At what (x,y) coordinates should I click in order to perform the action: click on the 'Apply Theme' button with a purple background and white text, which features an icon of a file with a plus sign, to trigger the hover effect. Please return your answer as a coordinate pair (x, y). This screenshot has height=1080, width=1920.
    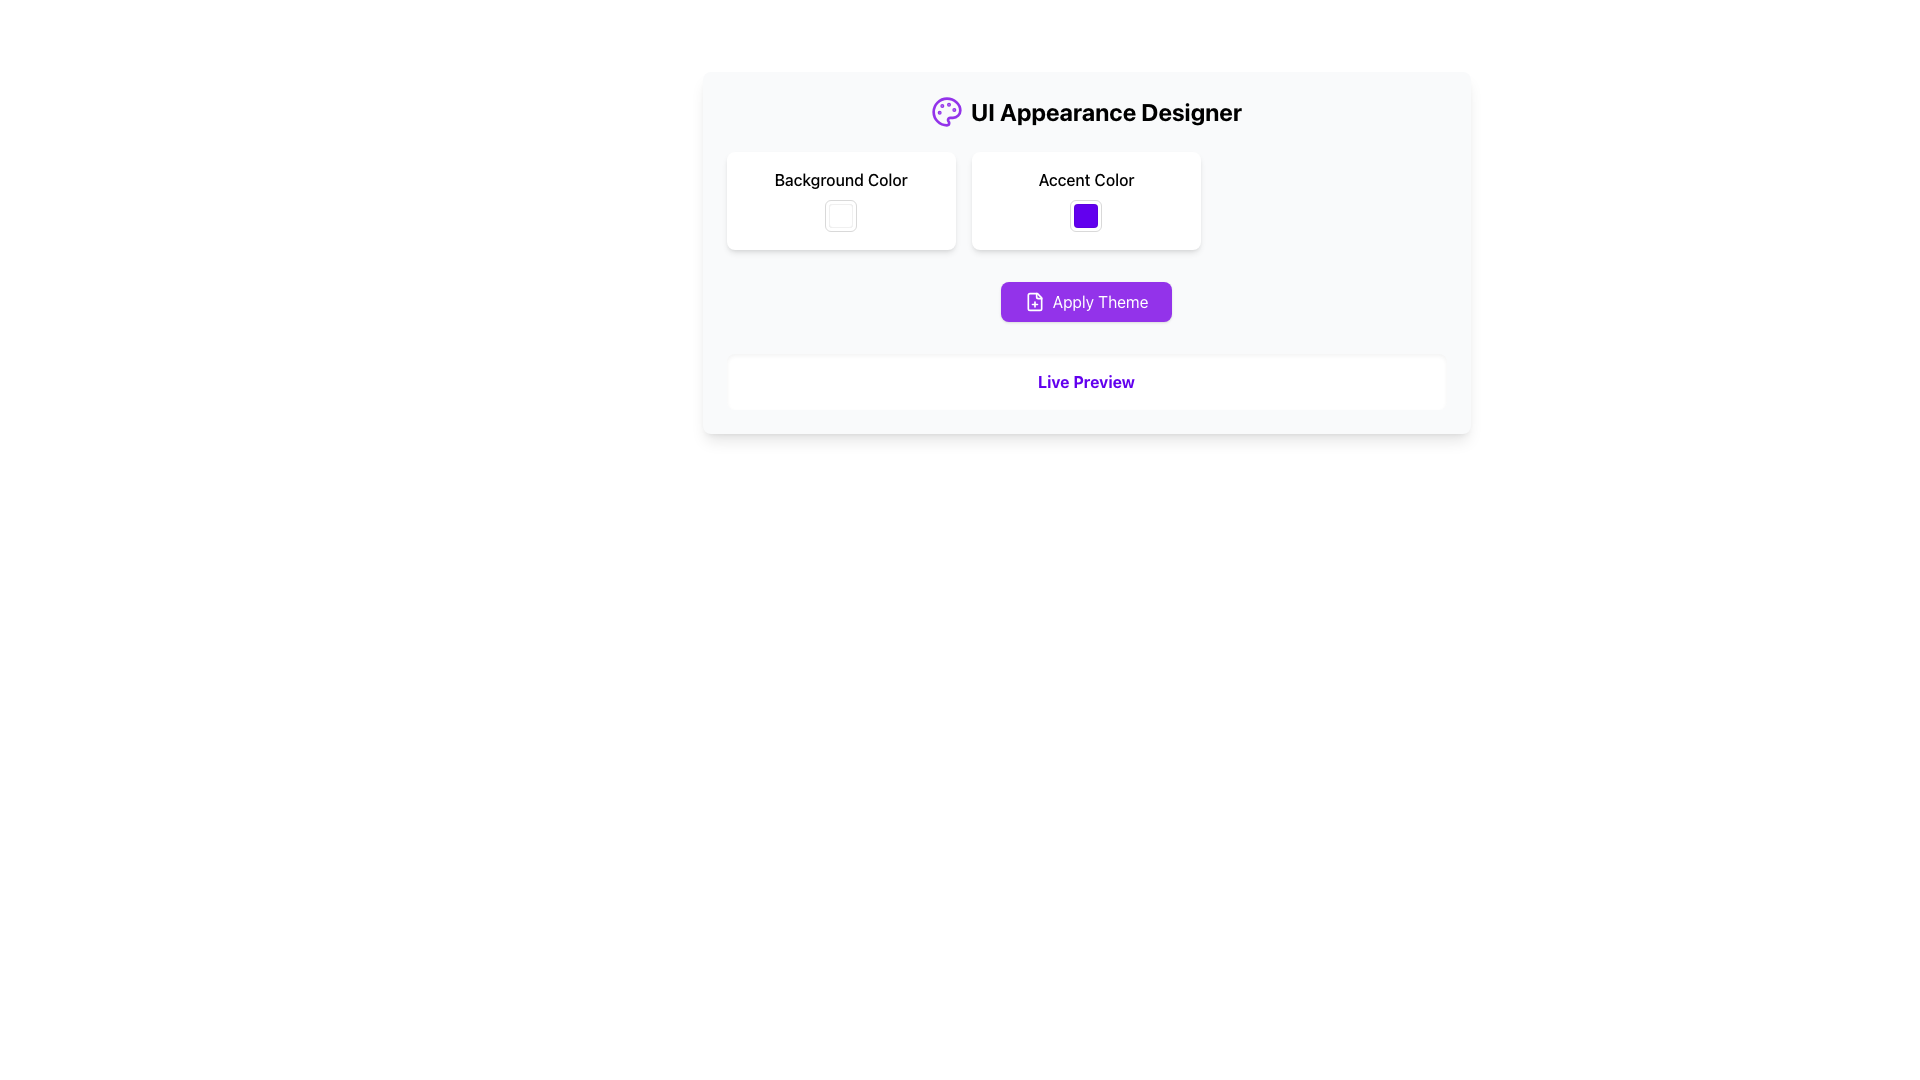
    Looking at the image, I should click on (1085, 301).